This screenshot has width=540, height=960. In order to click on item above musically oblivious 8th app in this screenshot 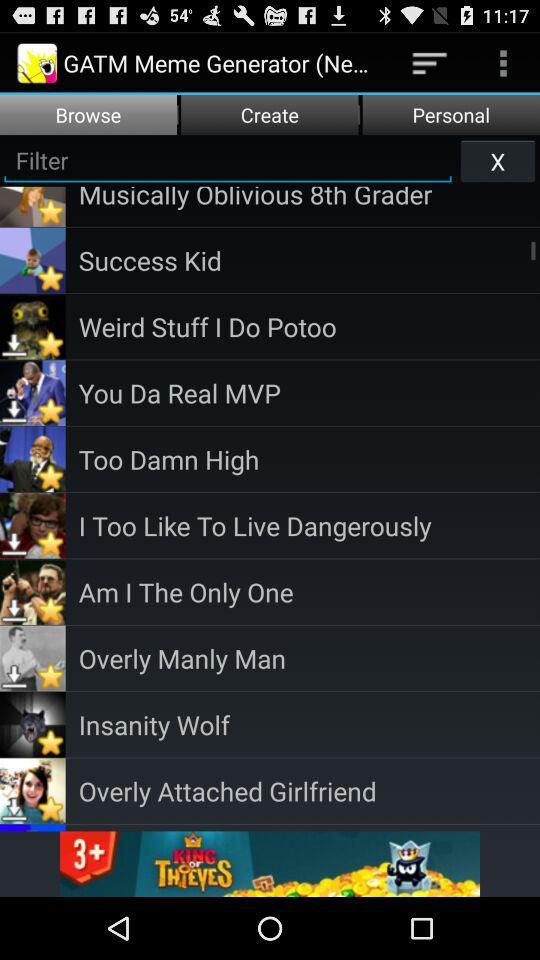, I will do `click(496, 159)`.